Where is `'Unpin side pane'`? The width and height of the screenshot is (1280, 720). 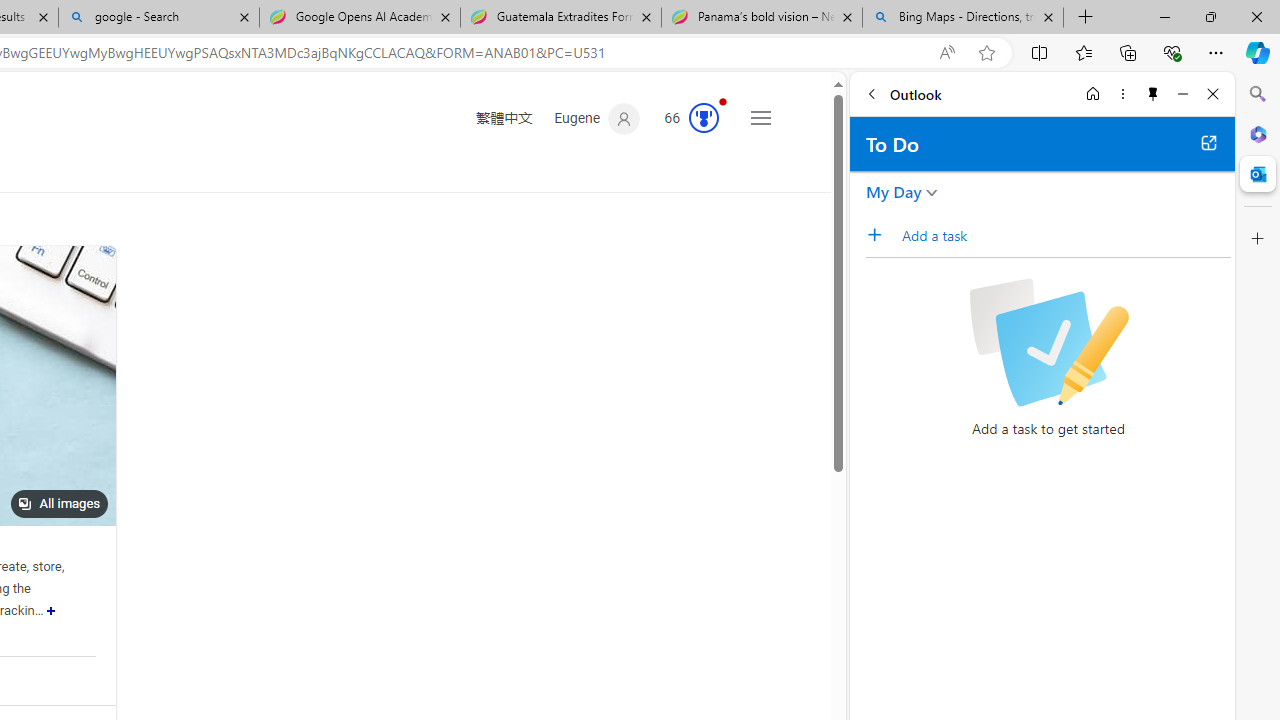 'Unpin side pane' is located at coordinates (1153, 93).